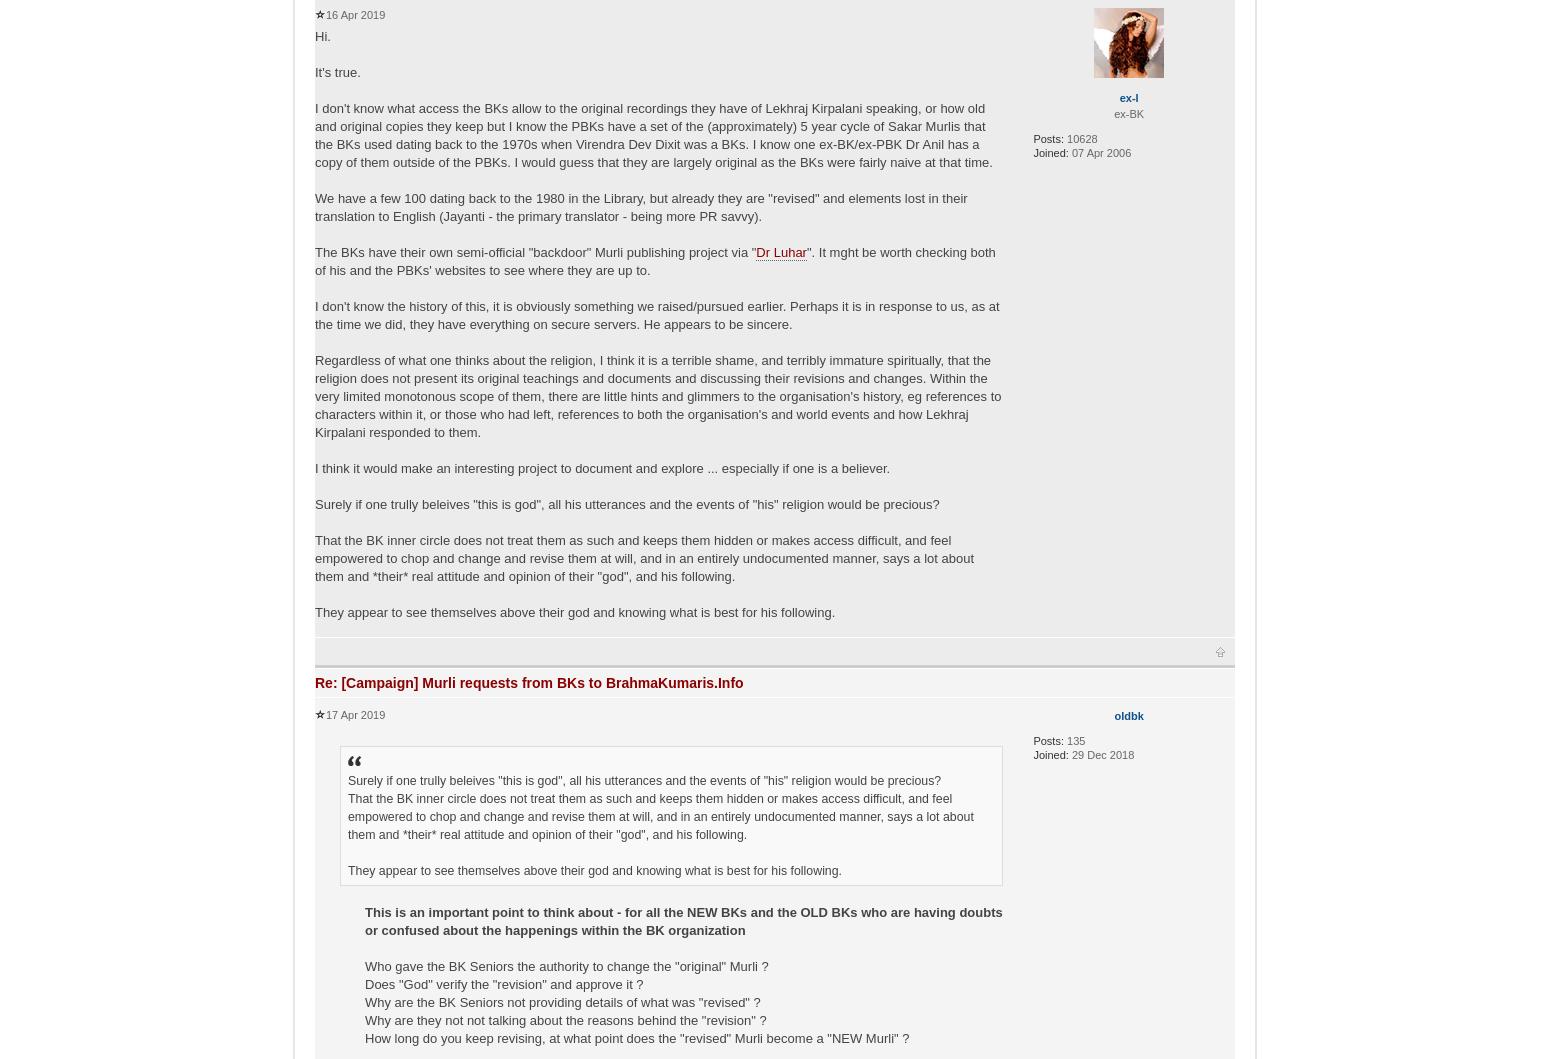 Image resolution: width=1550 pixels, height=1059 pixels. What do you see at coordinates (656, 314) in the screenshot?
I see `'I don't know the history of this, it is obviously something we raised/pursued earlier. Perhaps it is in response to us, as at the time we did, they have everything on secure servers. He appears to be sincere.'` at bounding box center [656, 314].